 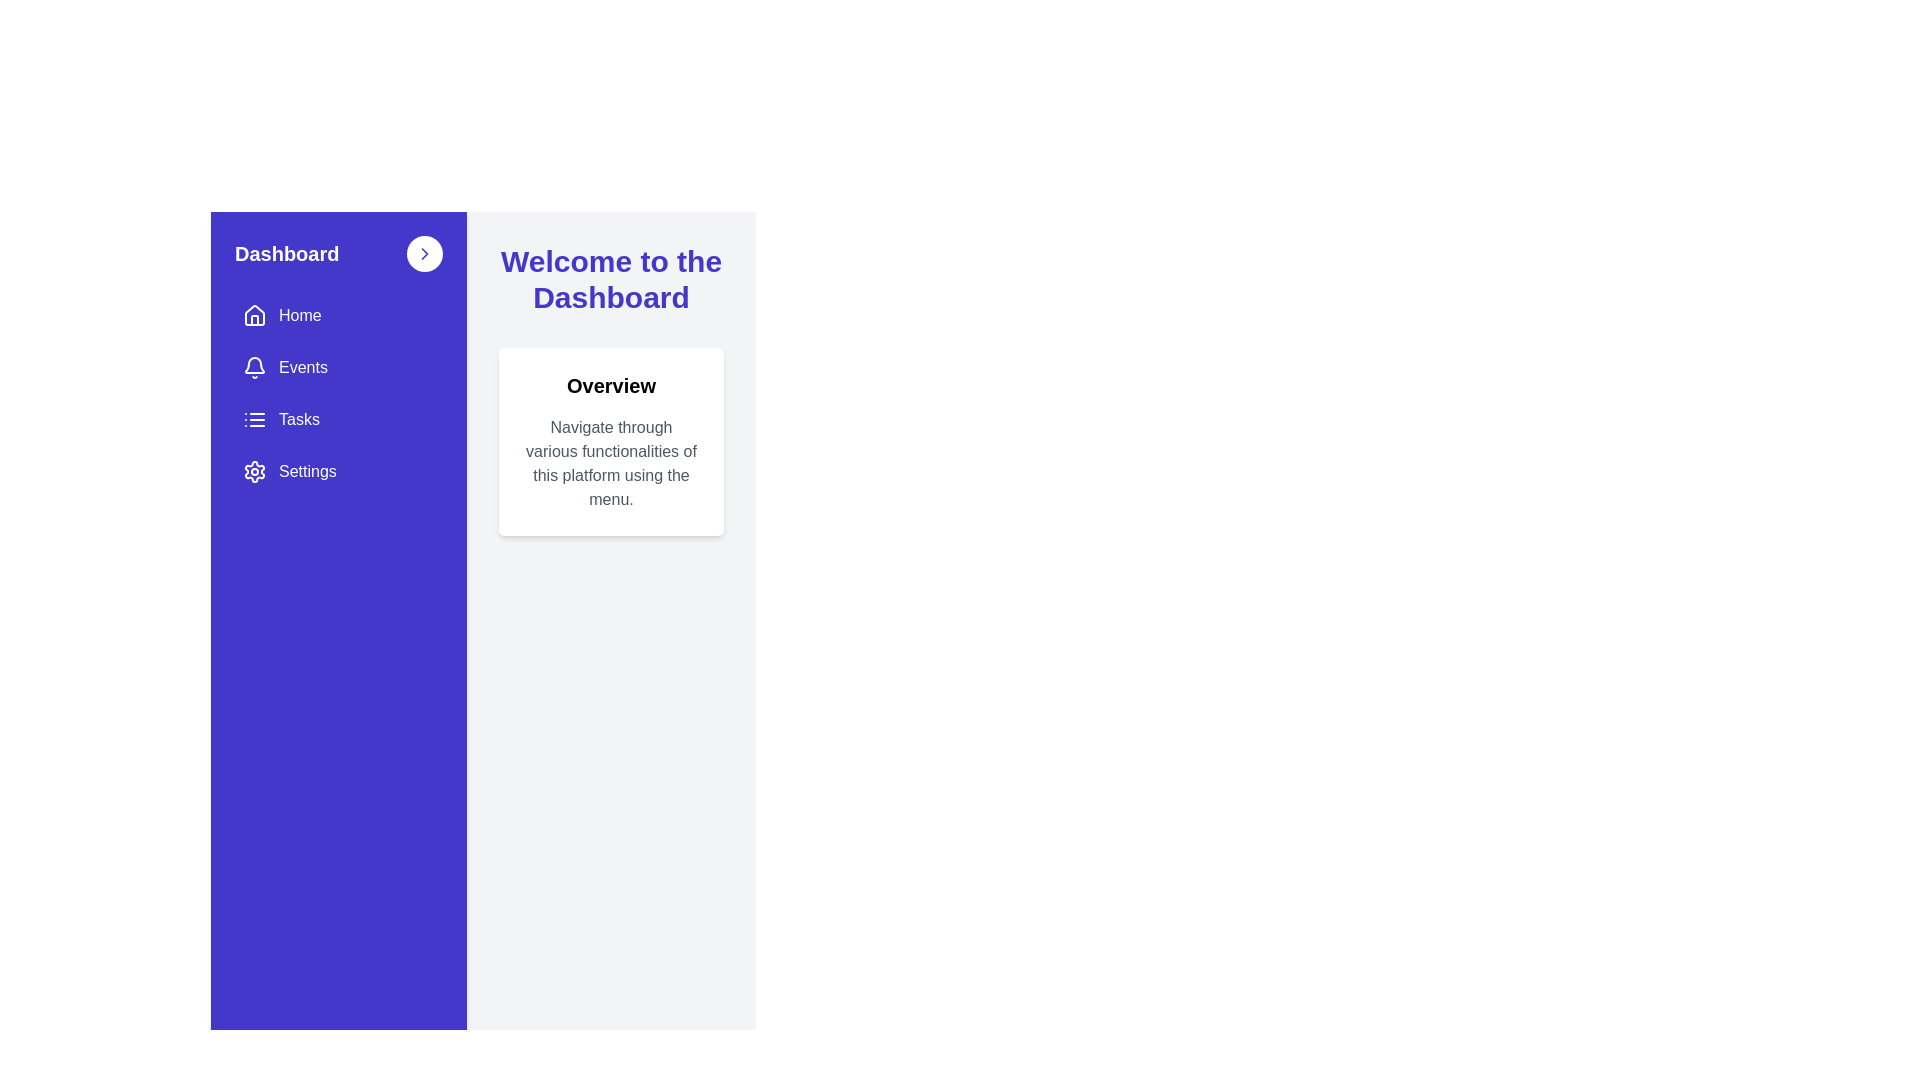 I want to click on the navigation button that redirects to the settings section, located as the fourth item in the sidebar navigation options, so click(x=339, y=471).